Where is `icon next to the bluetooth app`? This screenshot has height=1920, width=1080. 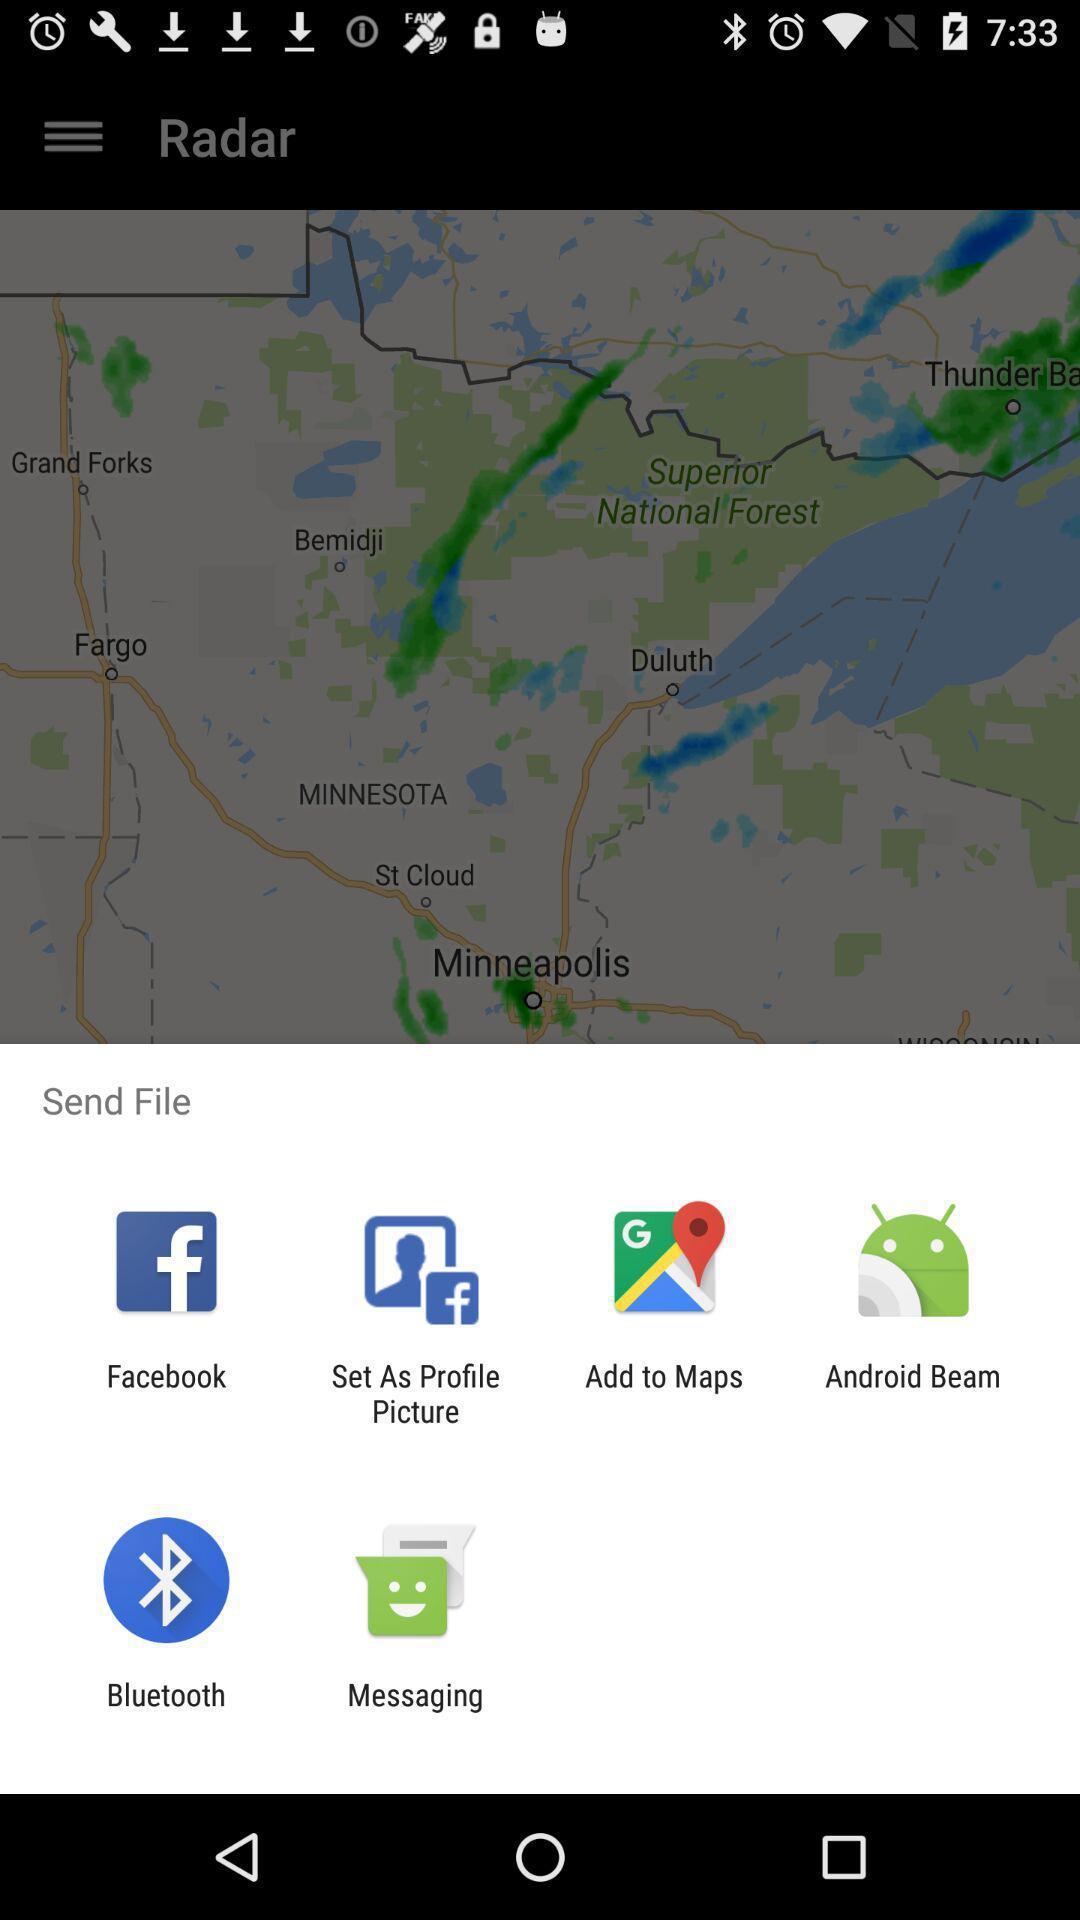
icon next to the bluetooth app is located at coordinates (414, 1711).